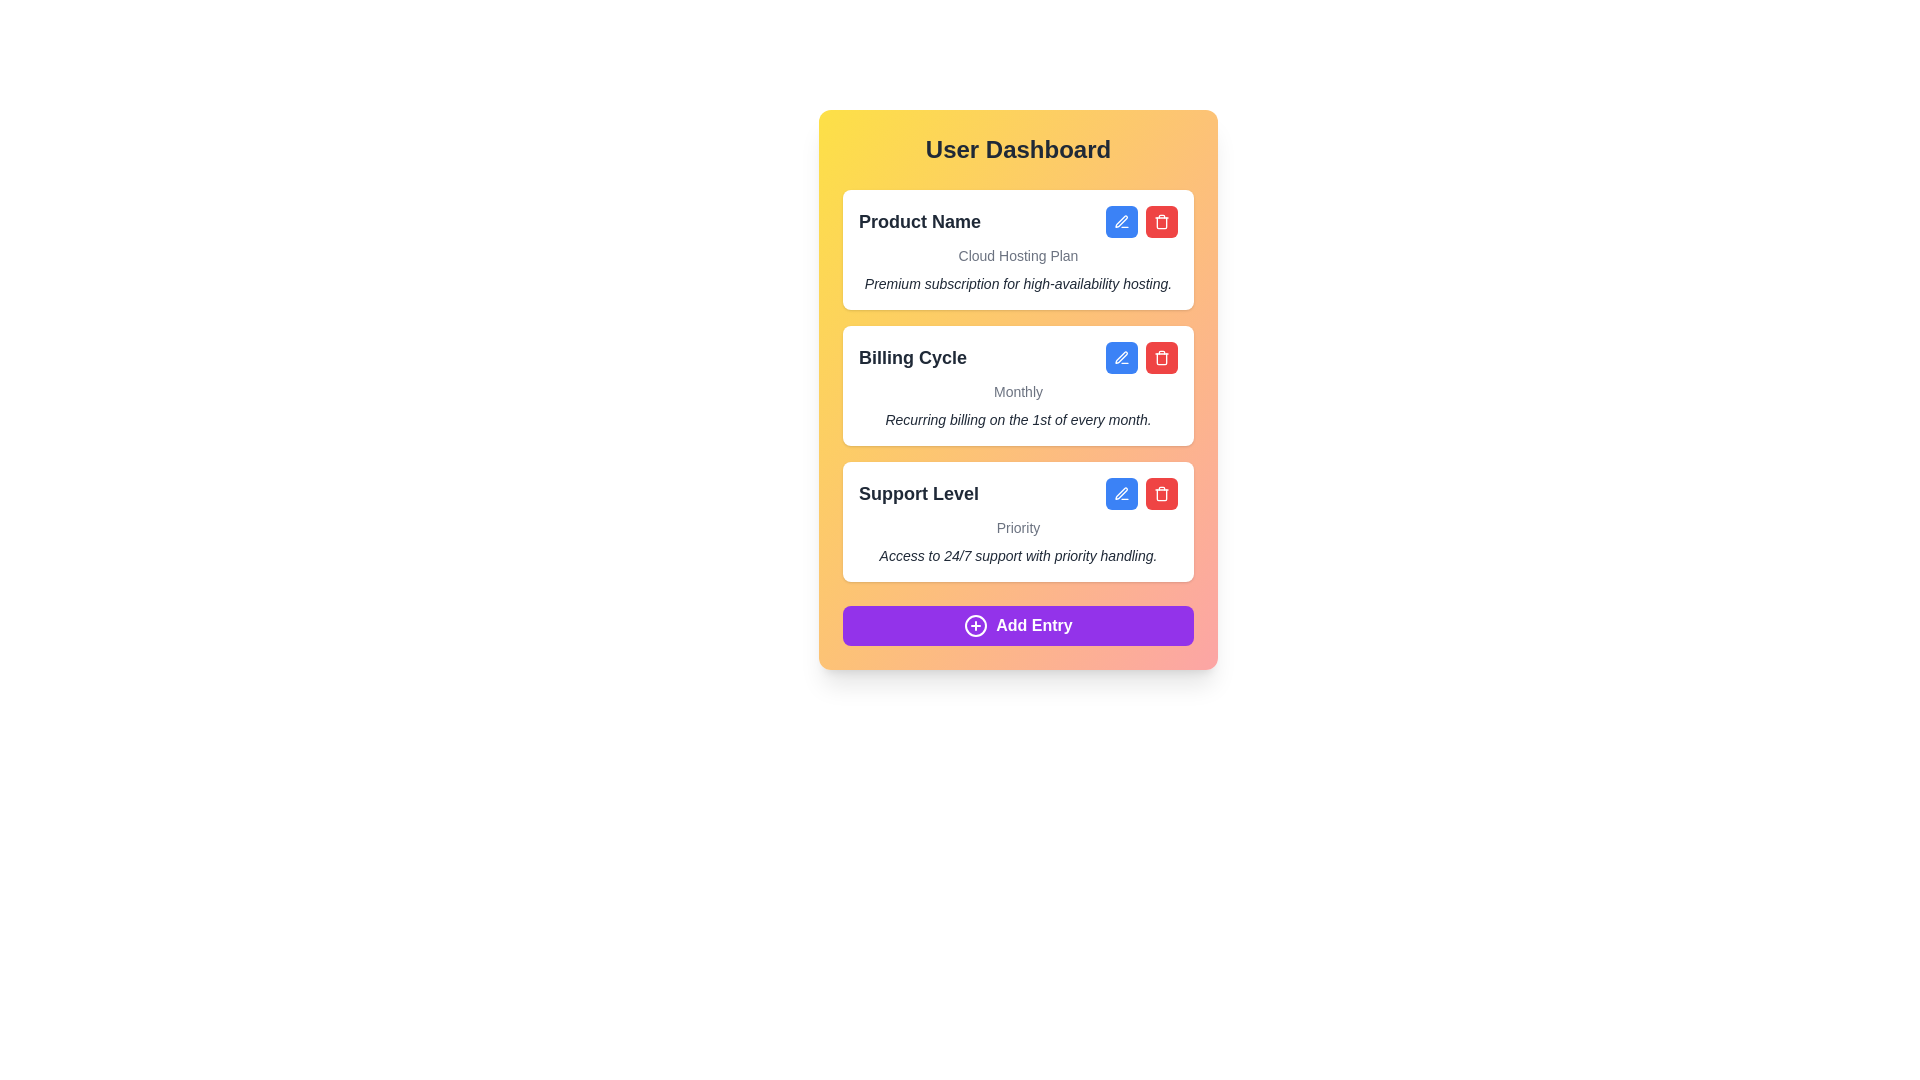 The height and width of the screenshot is (1080, 1920). Describe the element at coordinates (1018, 392) in the screenshot. I see `the static text label indicating the billing frequency option located in the 'Billing Cycle' section, situated below the 'Billing Cycle' header and above the description text` at that location.